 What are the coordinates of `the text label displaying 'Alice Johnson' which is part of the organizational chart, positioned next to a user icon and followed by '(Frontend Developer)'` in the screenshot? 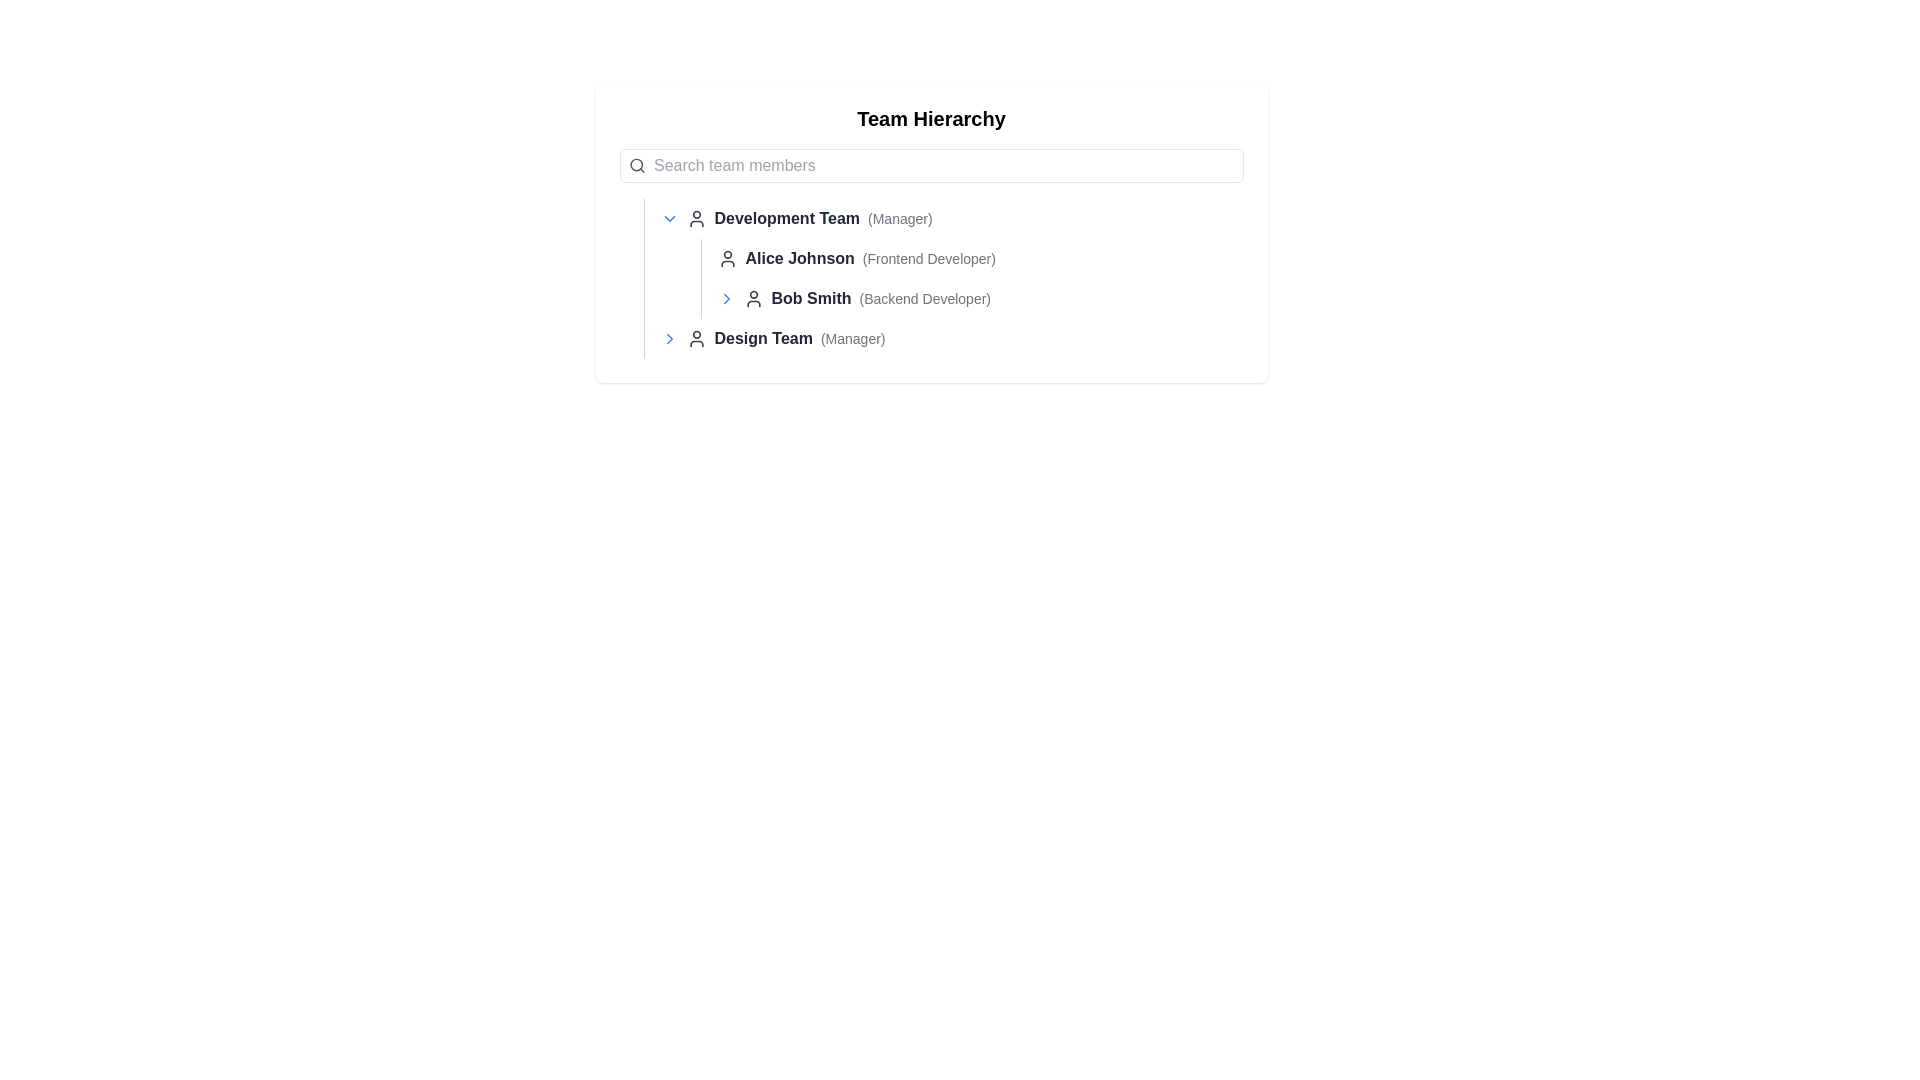 It's located at (800, 257).